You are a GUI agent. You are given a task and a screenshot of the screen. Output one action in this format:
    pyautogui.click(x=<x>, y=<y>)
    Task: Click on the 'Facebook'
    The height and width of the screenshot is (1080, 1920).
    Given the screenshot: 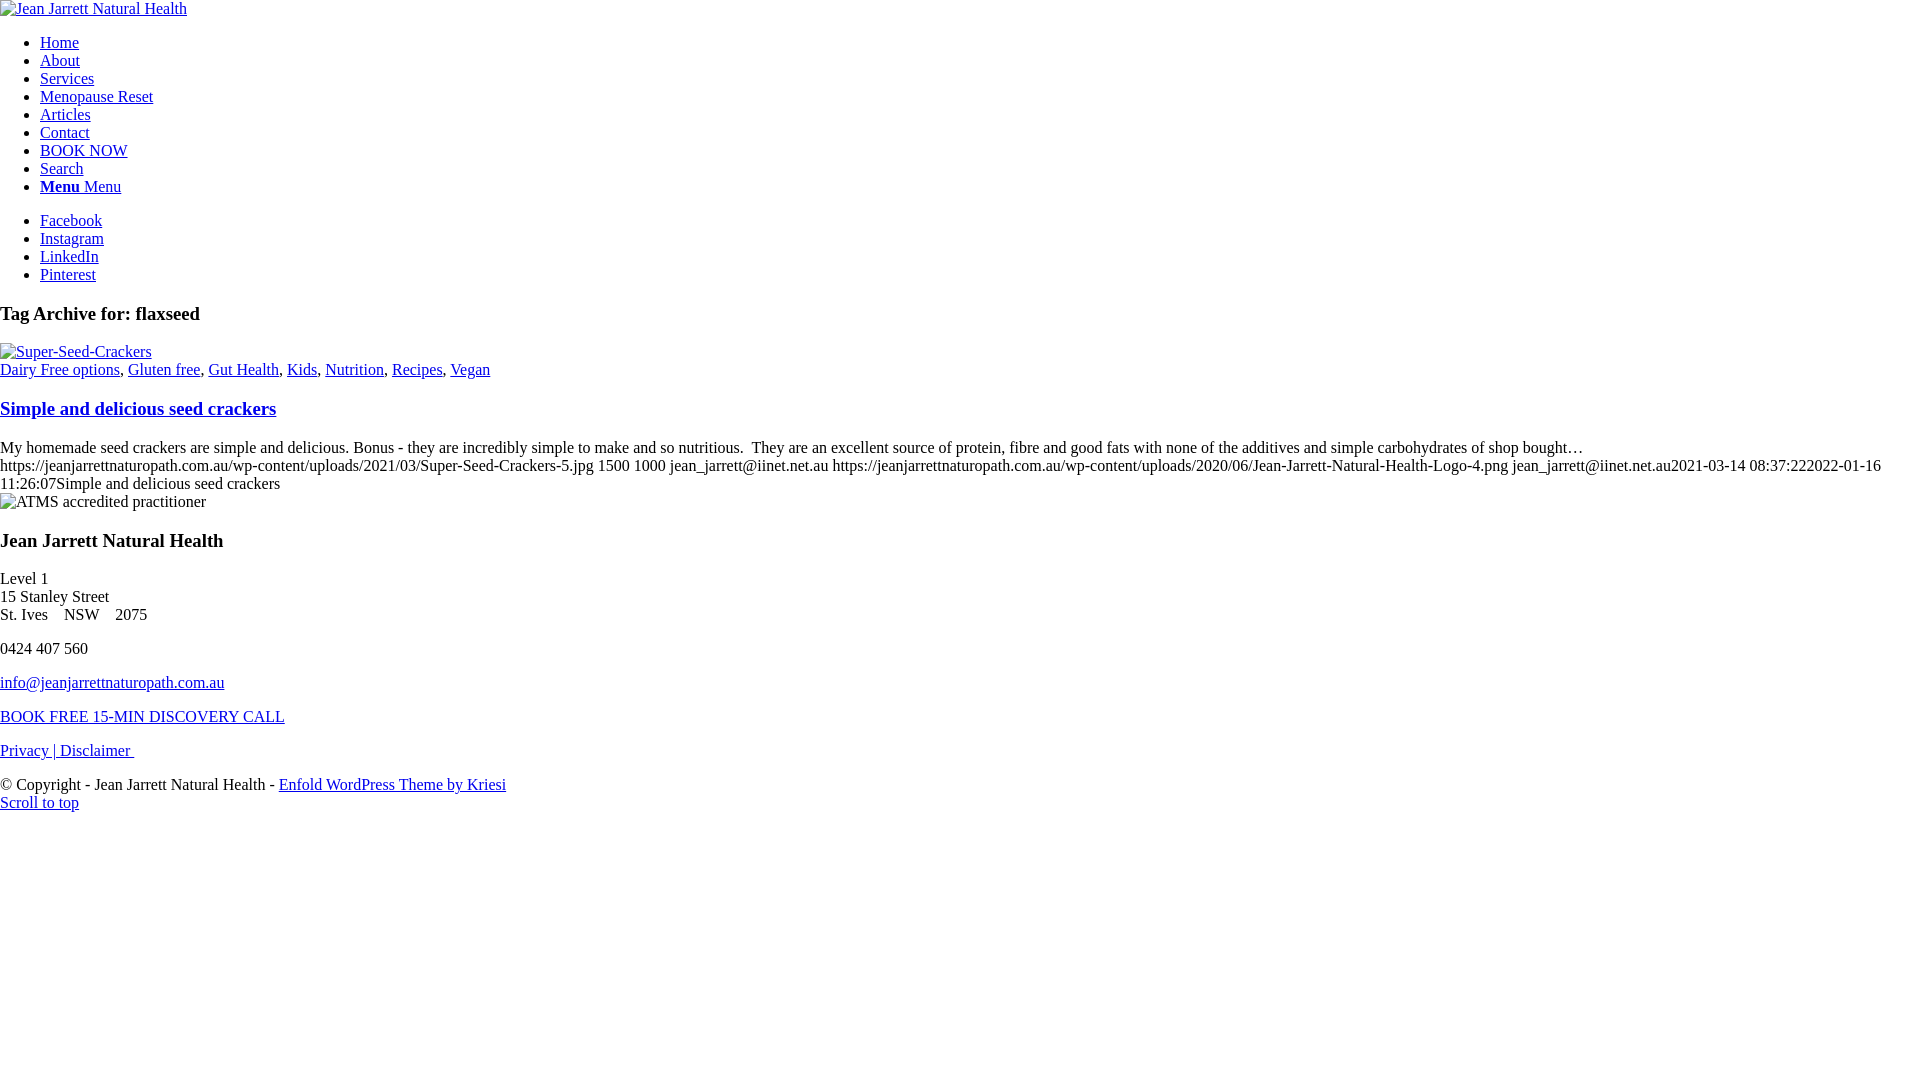 What is the action you would take?
    pyautogui.click(x=71, y=220)
    